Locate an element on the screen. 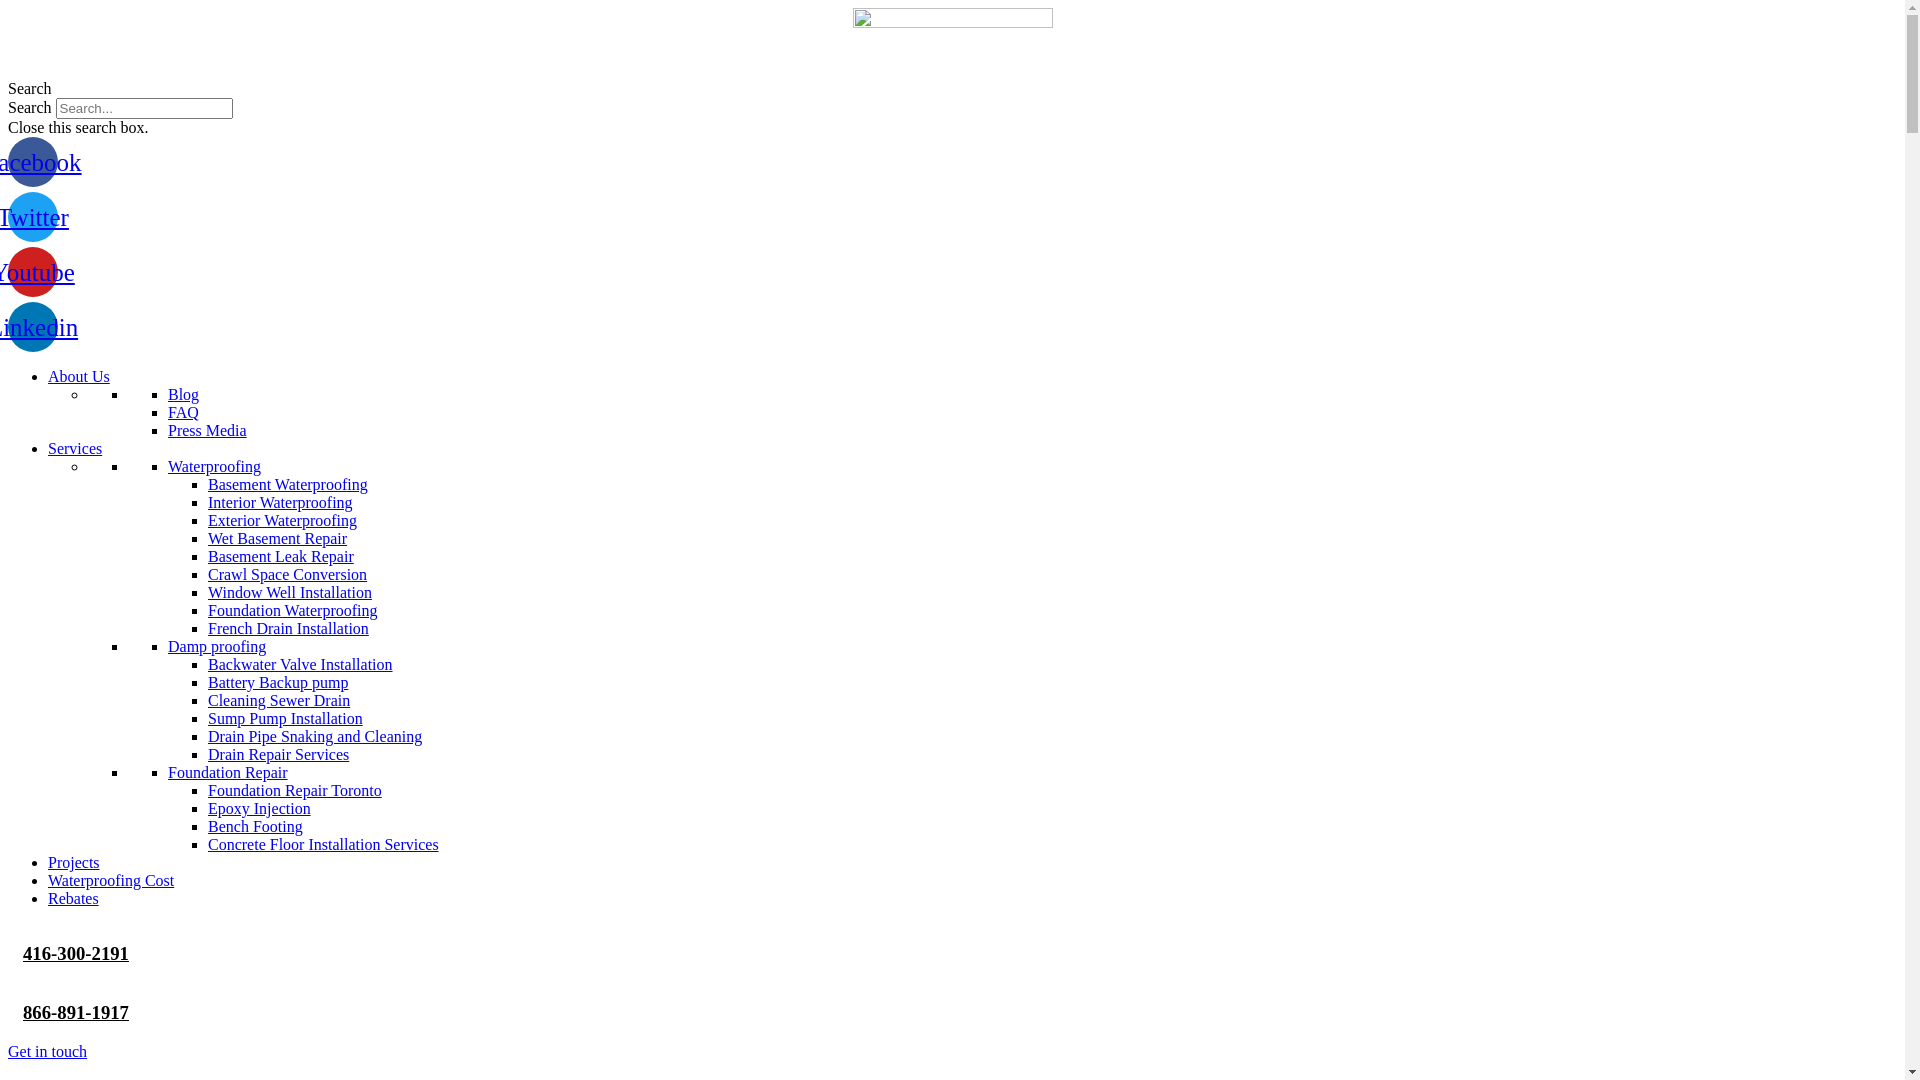 The width and height of the screenshot is (1920, 1080). 'Cleaning Sewer Drain' is located at coordinates (277, 699).